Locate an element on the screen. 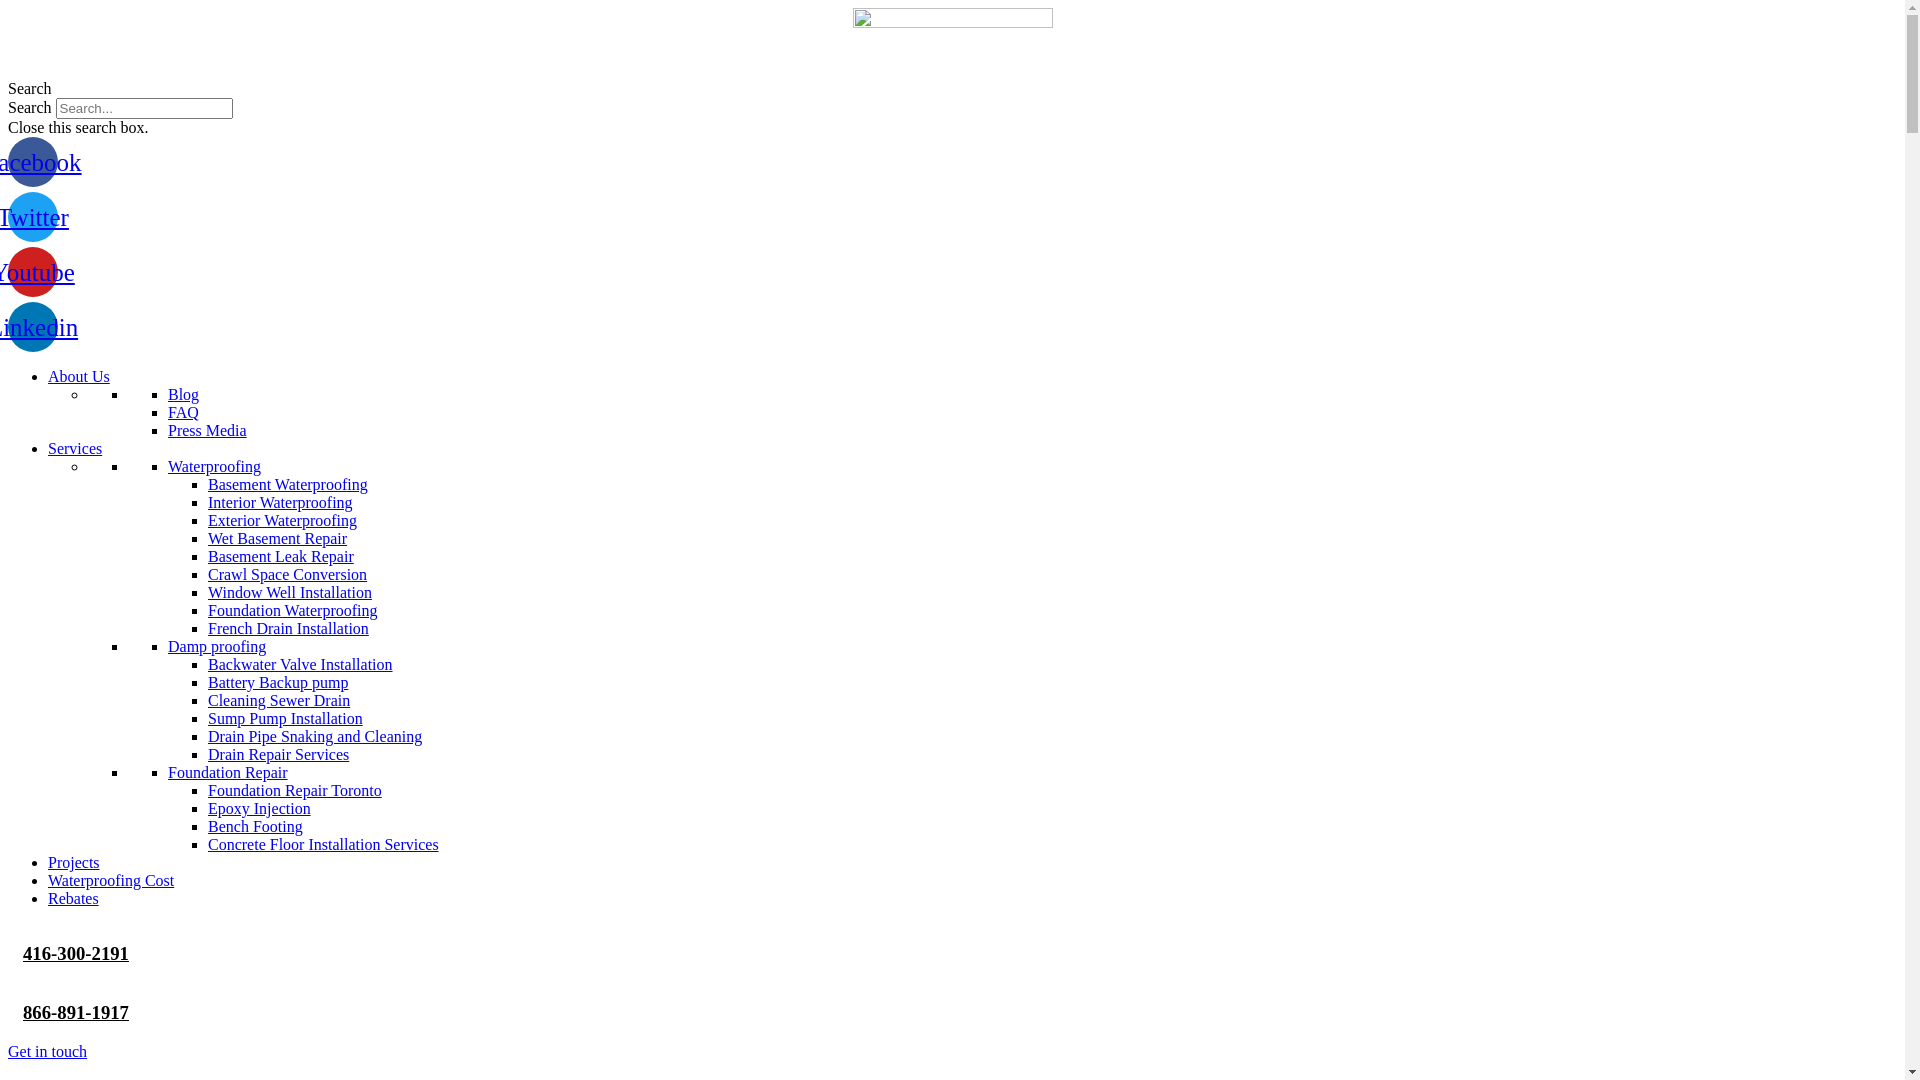 The width and height of the screenshot is (1920, 1080). 'Cleaning Sewer Drain' is located at coordinates (277, 699).